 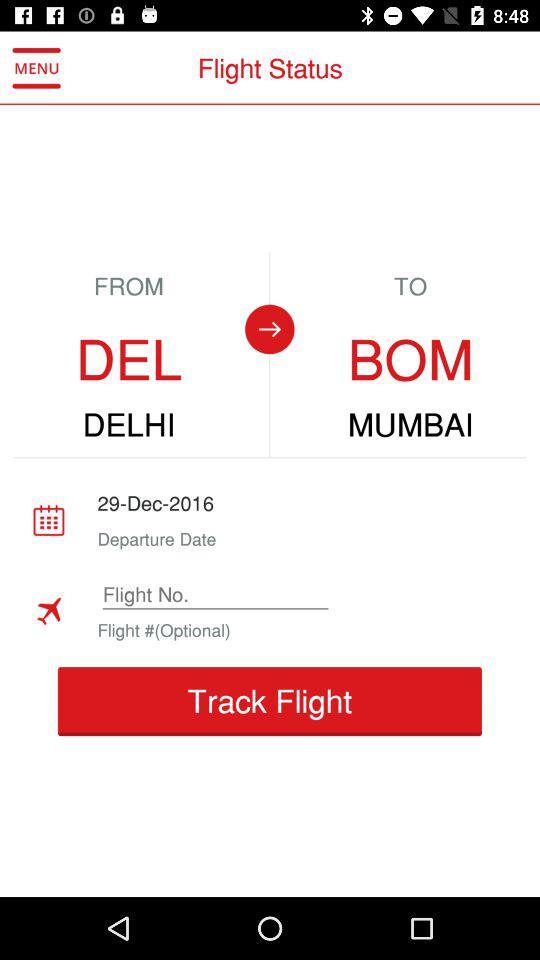 What do you see at coordinates (269, 329) in the screenshot?
I see `reverse options` at bounding box center [269, 329].